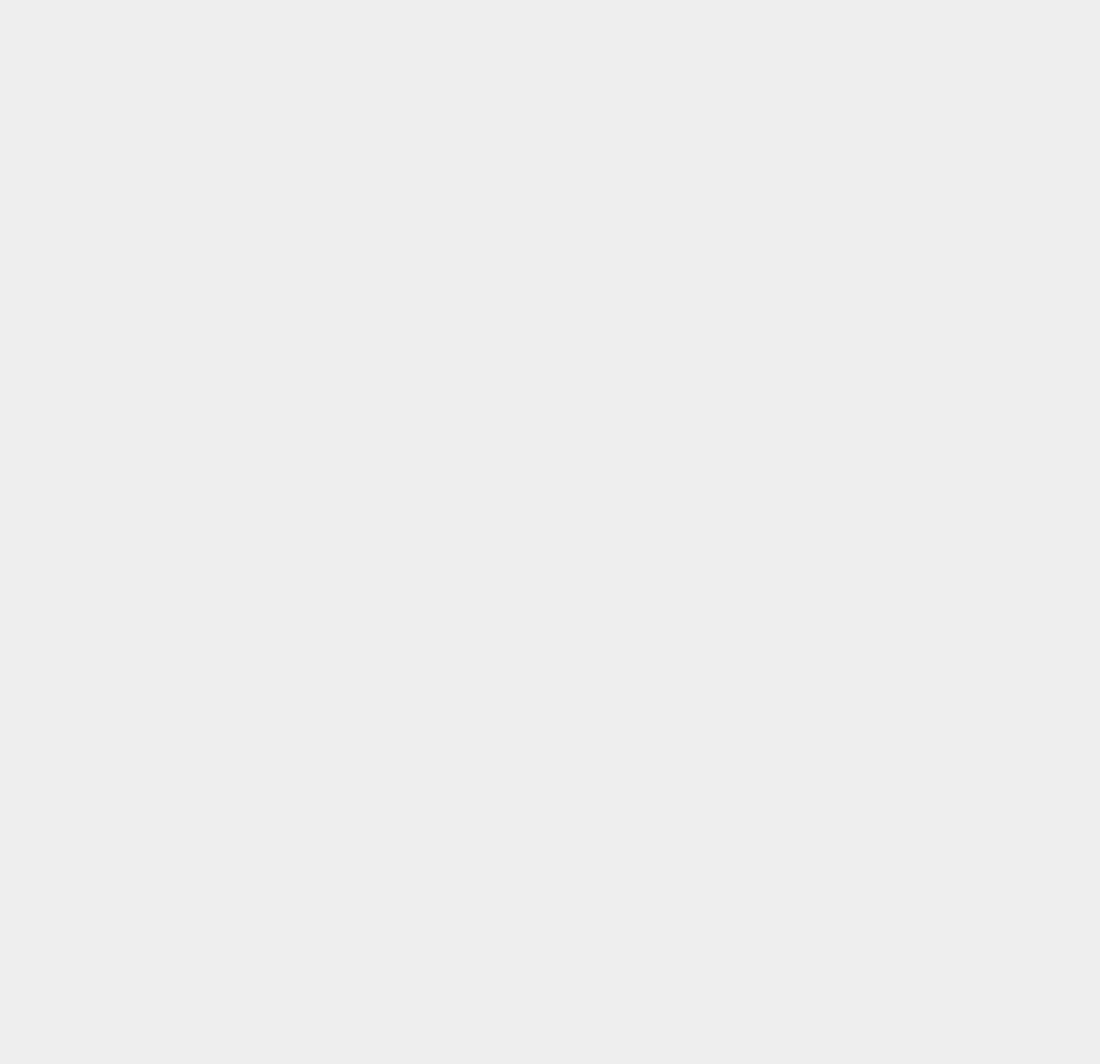 Image resolution: width=1100 pixels, height=1064 pixels. What do you see at coordinates (838, 203) in the screenshot?
I see `'OS X Mountain Lion'` at bounding box center [838, 203].